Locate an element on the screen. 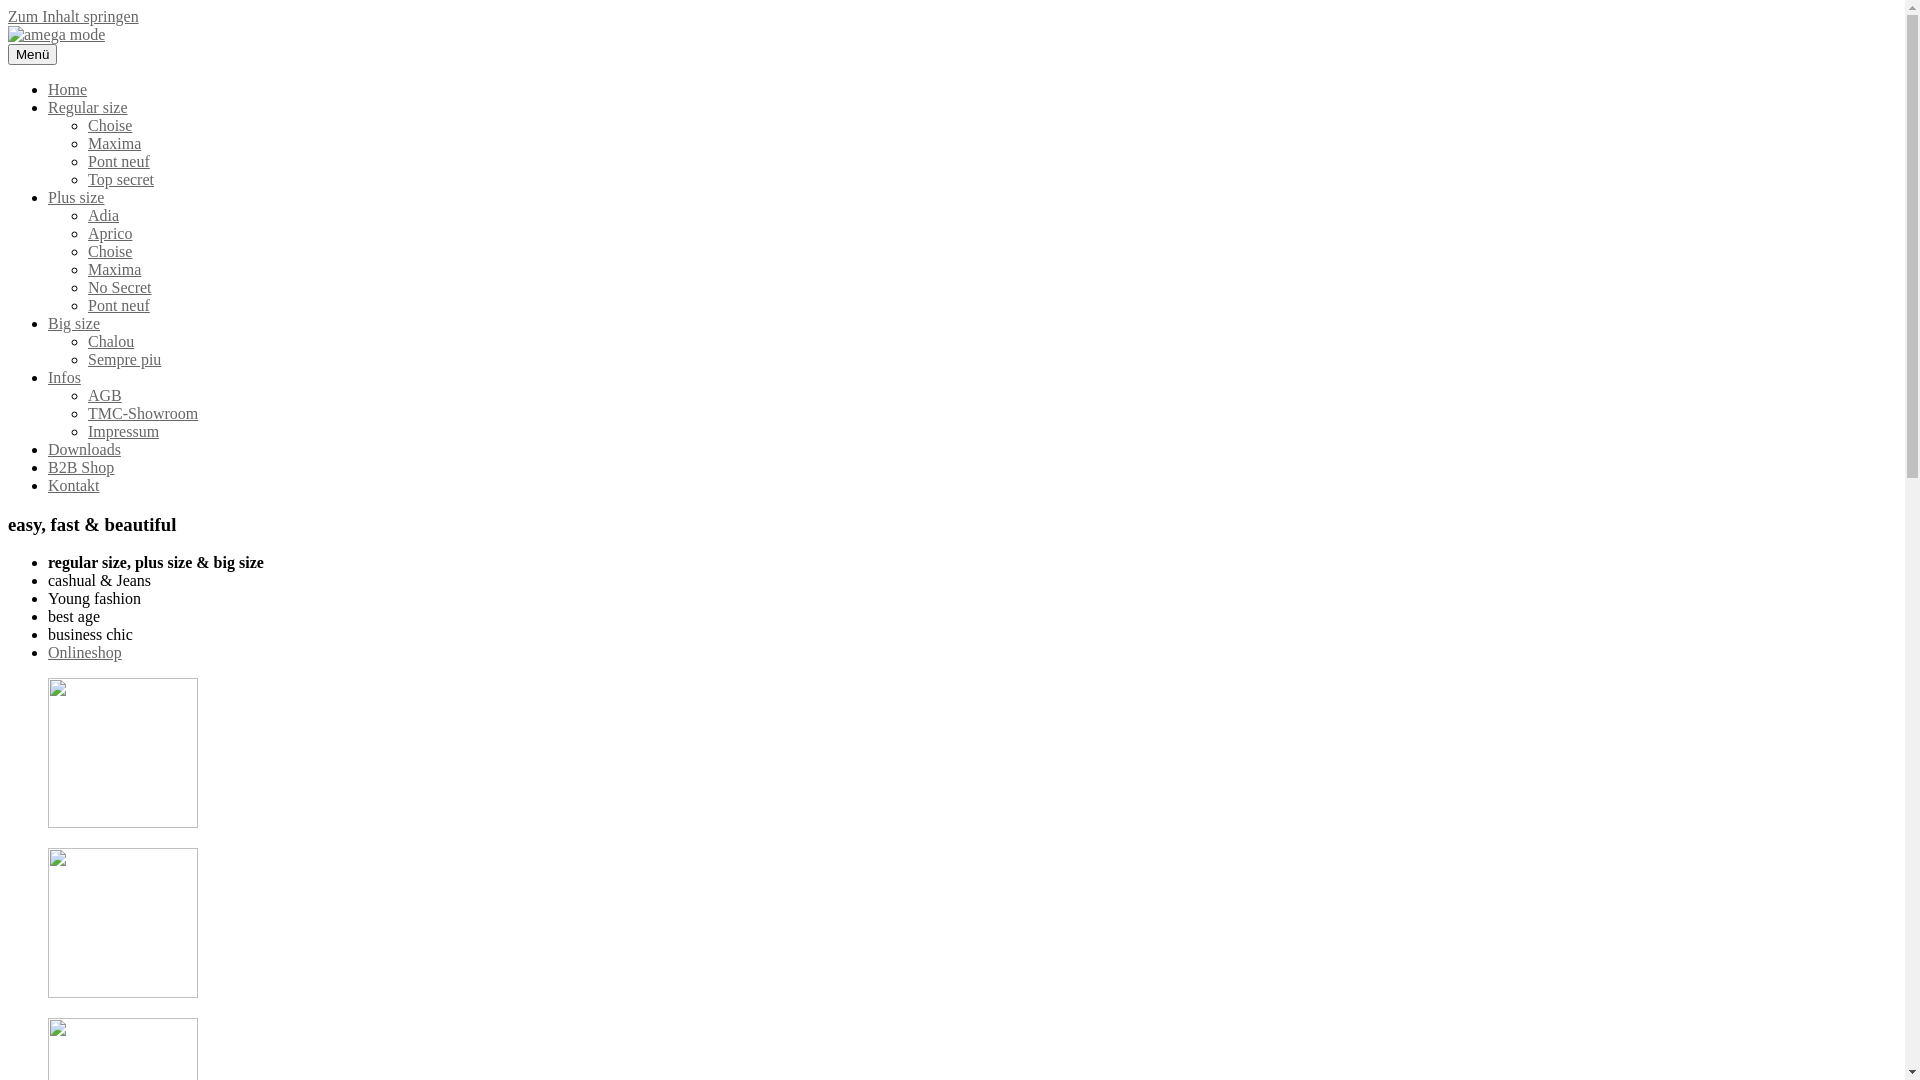 The width and height of the screenshot is (1920, 1080). 'Top secret' is located at coordinates (86, 178).